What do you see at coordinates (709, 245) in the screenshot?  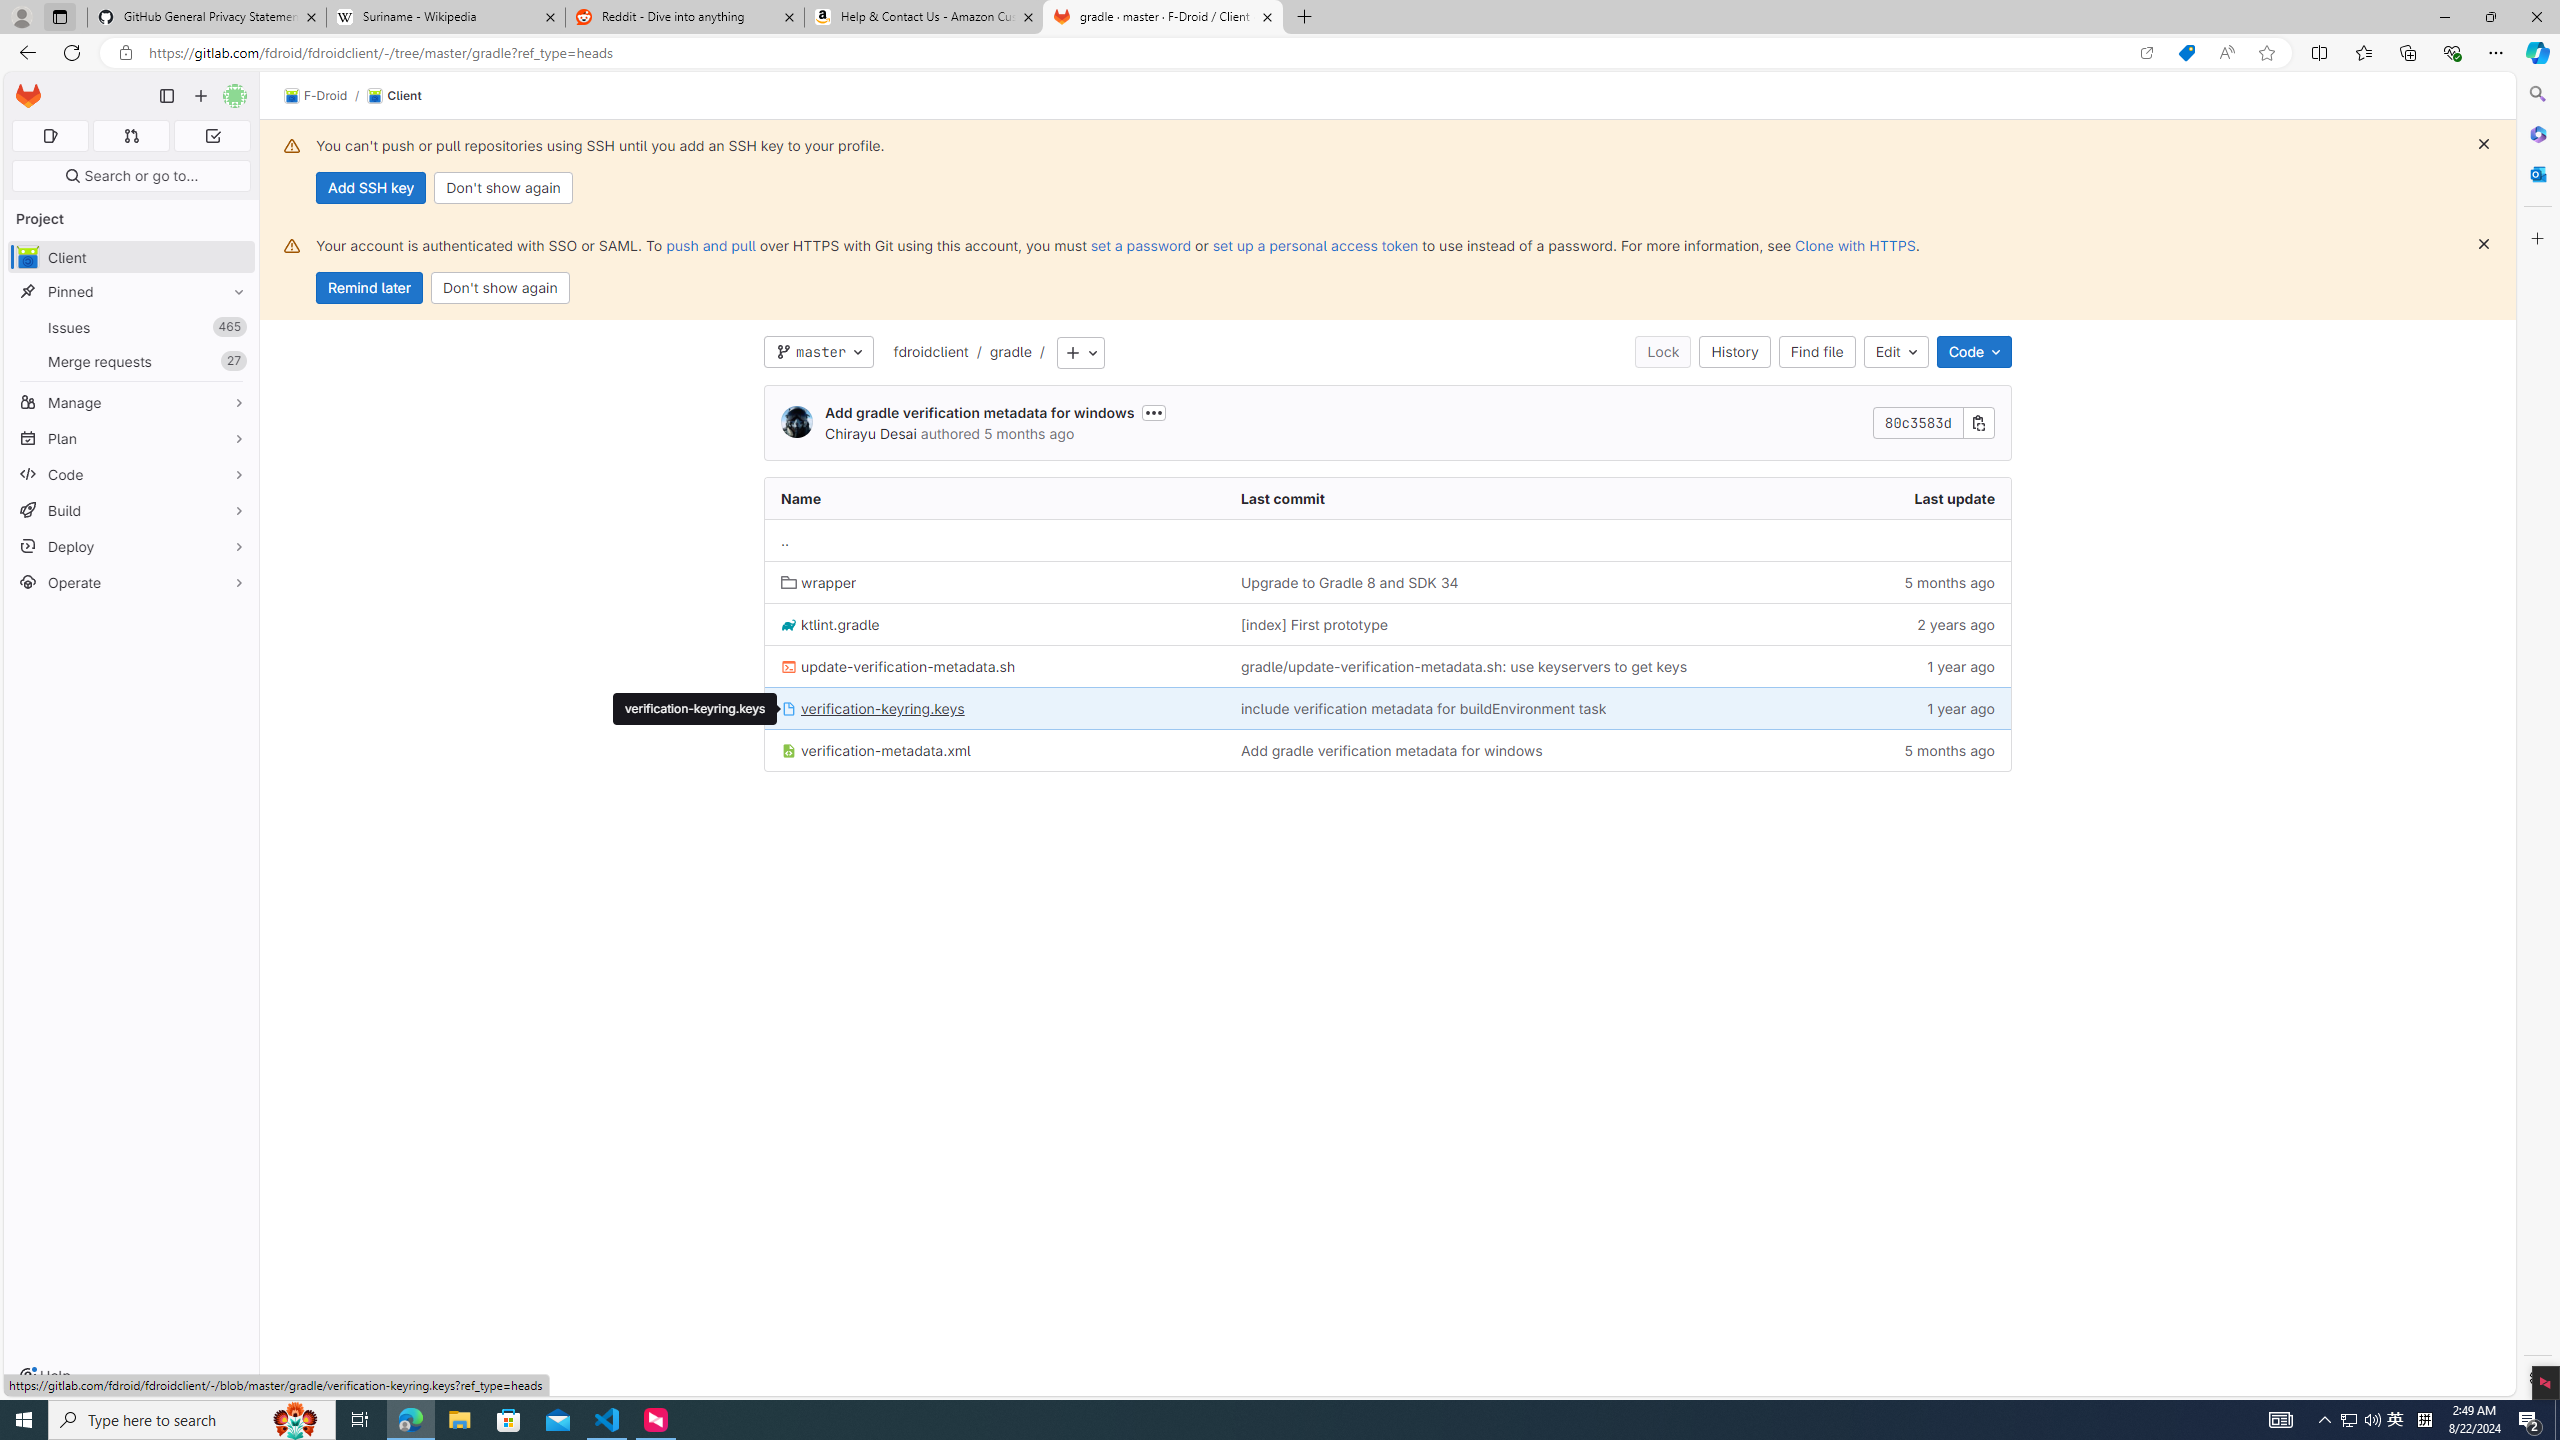 I see `'push and pull'` at bounding box center [709, 245].